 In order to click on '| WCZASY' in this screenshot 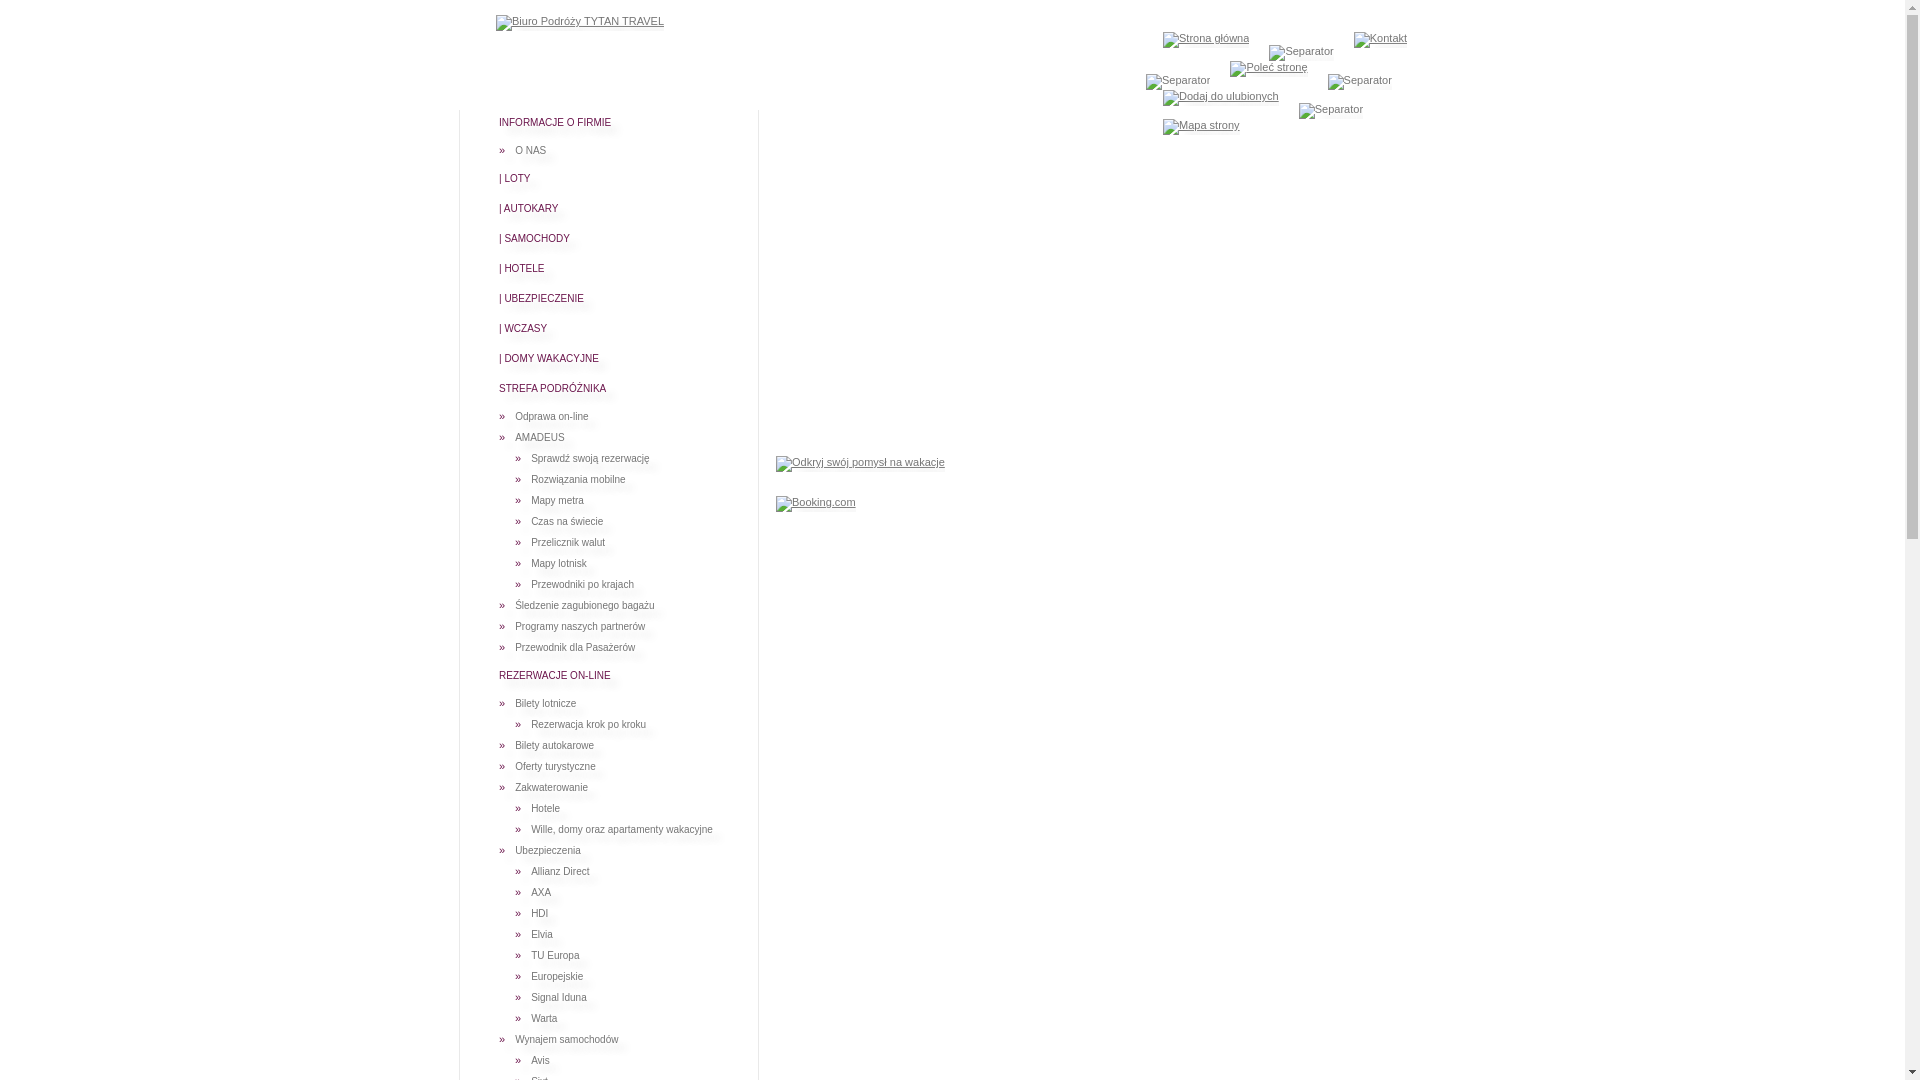, I will do `click(523, 327)`.